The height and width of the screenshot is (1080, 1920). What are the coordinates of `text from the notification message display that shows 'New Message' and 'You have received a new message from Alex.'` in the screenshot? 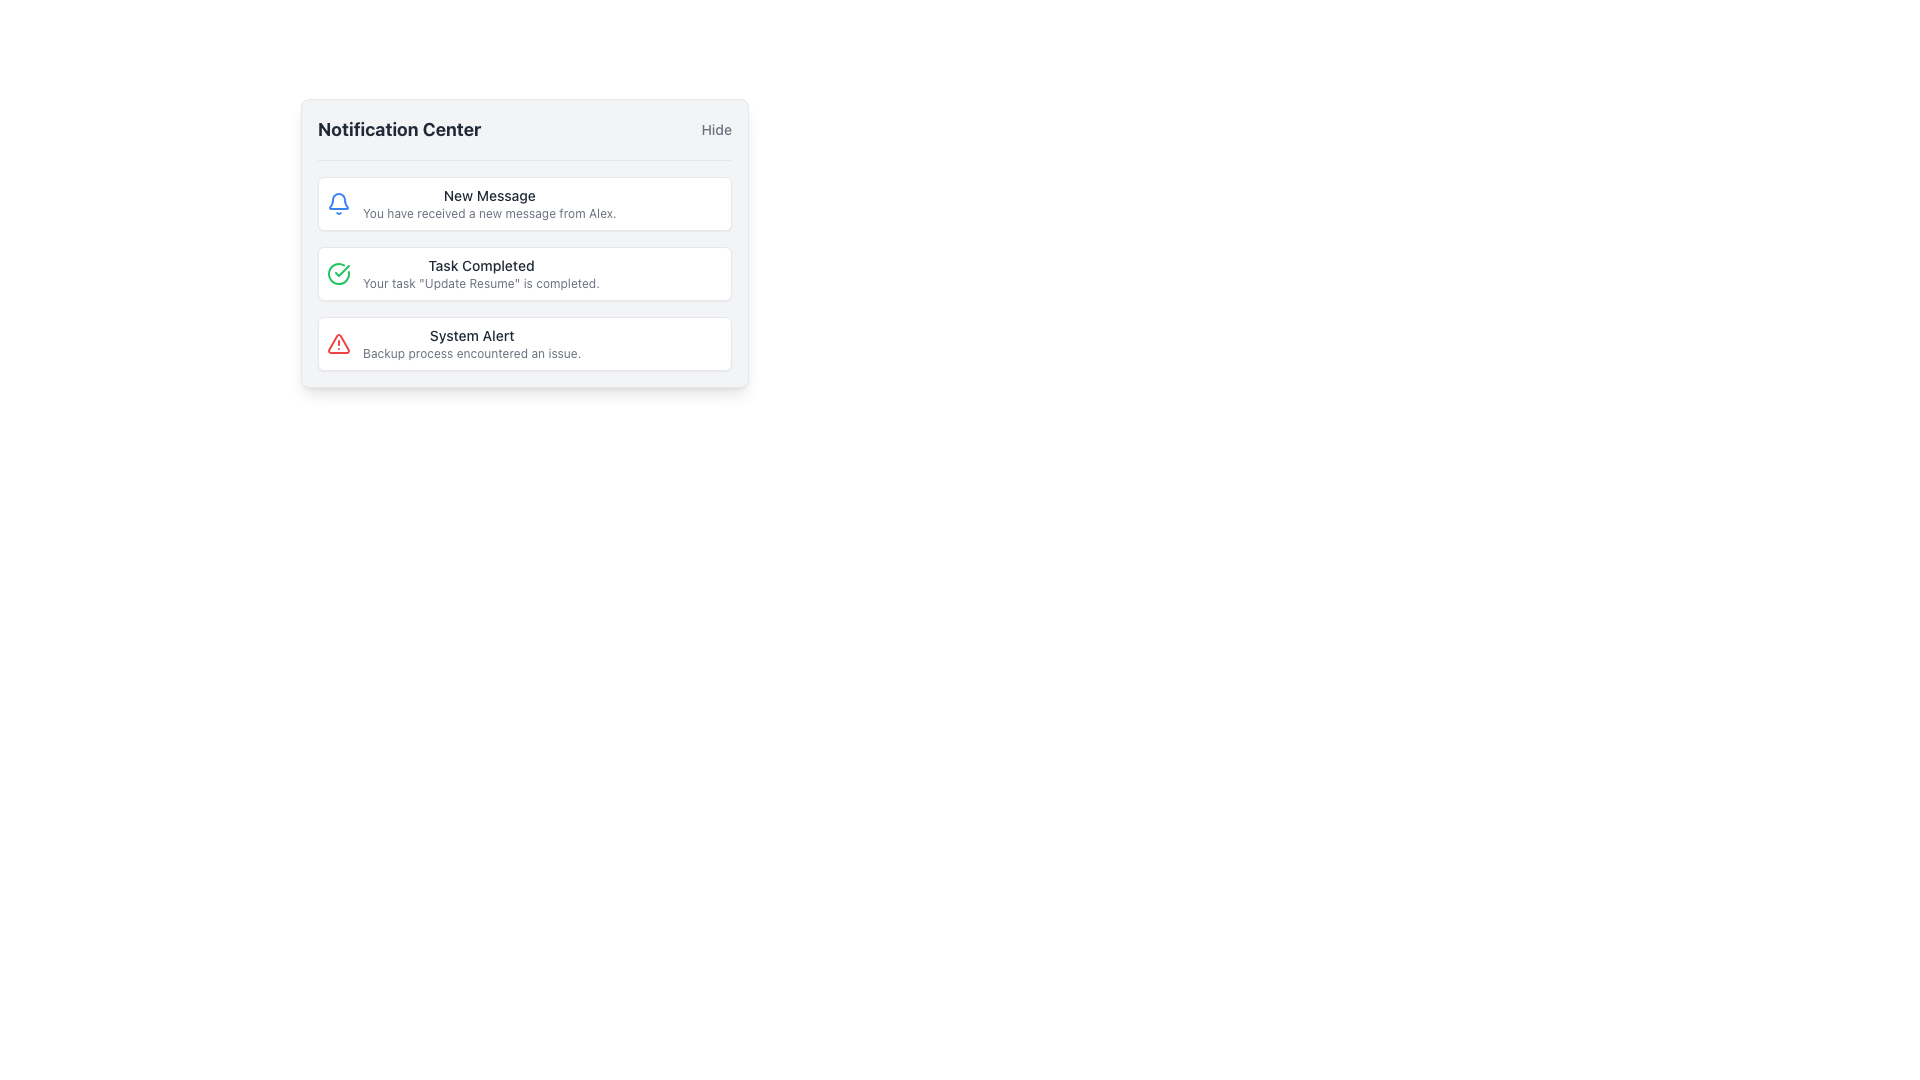 It's located at (489, 204).